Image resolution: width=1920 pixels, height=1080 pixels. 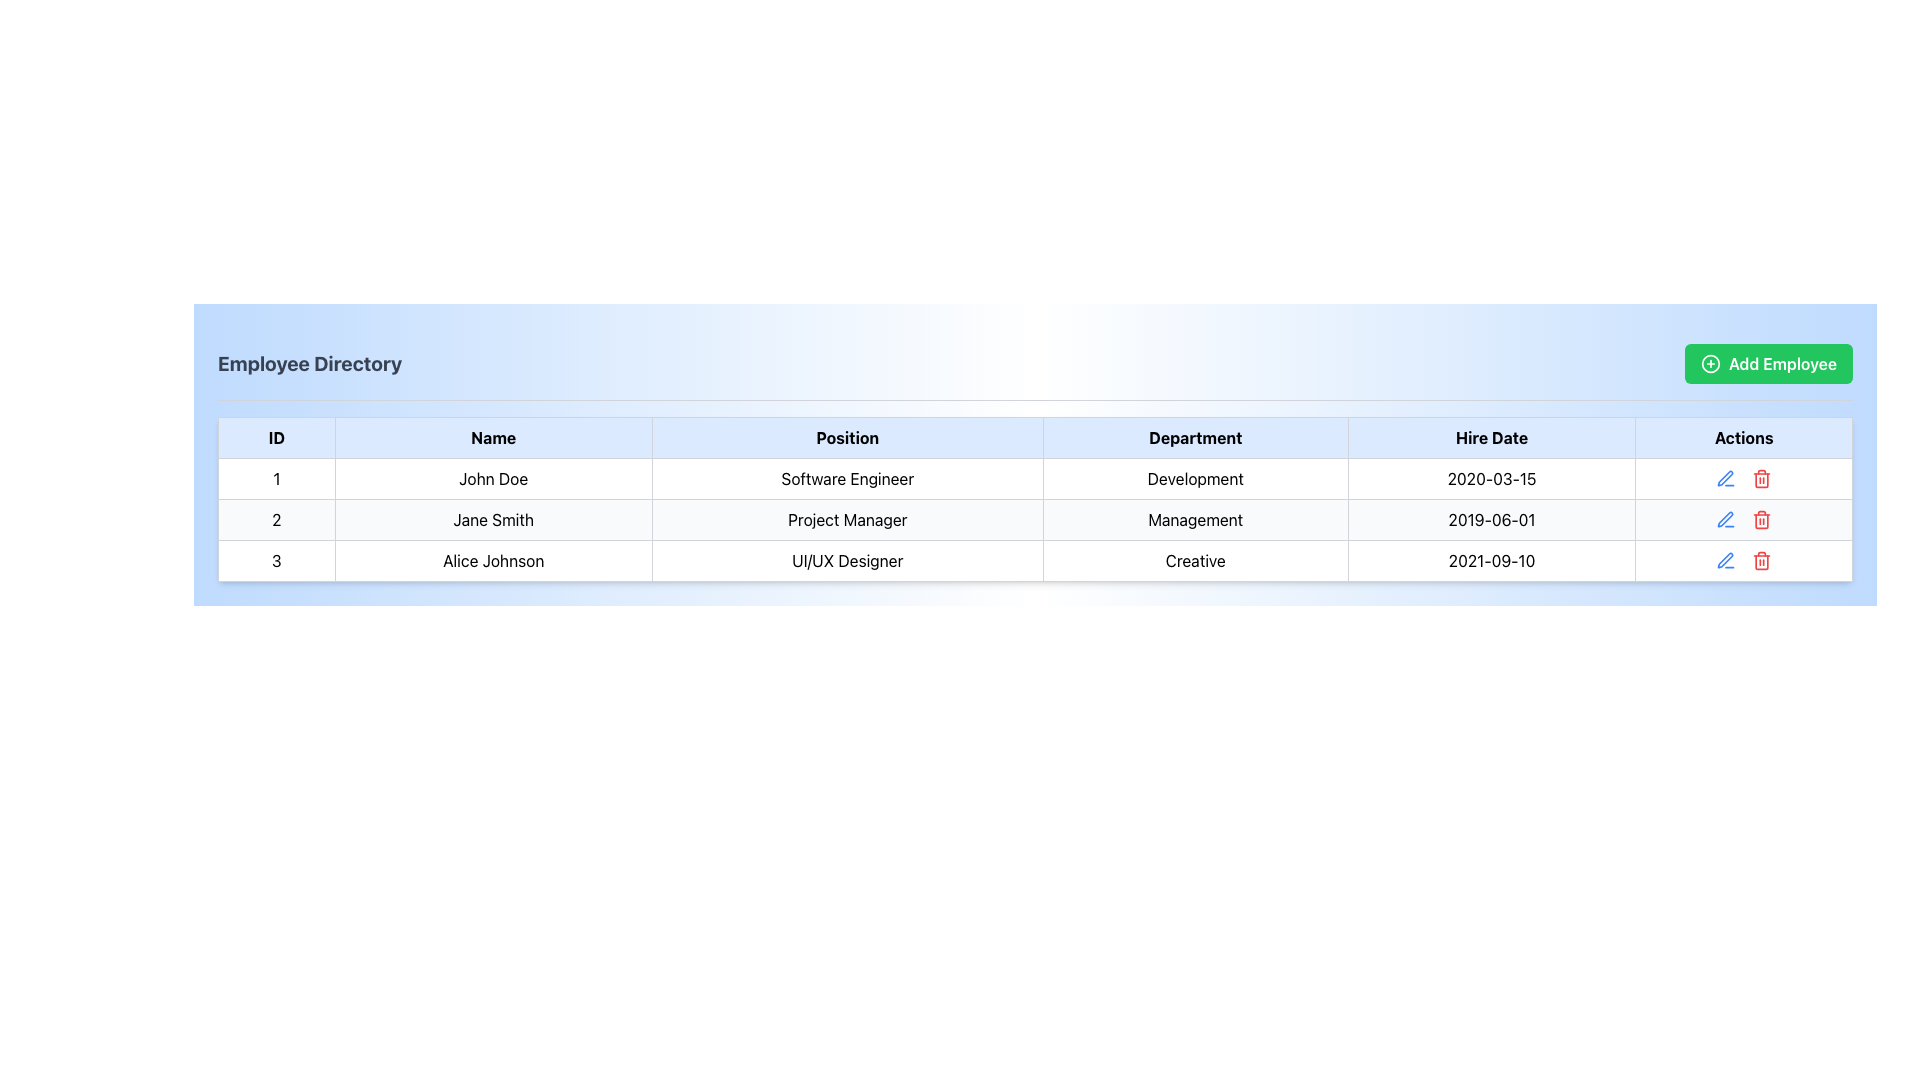 I want to click on the static text label displaying 'Management' in the second row, fourth column of the table, which has a light gray background and black text, so click(x=1195, y=519).